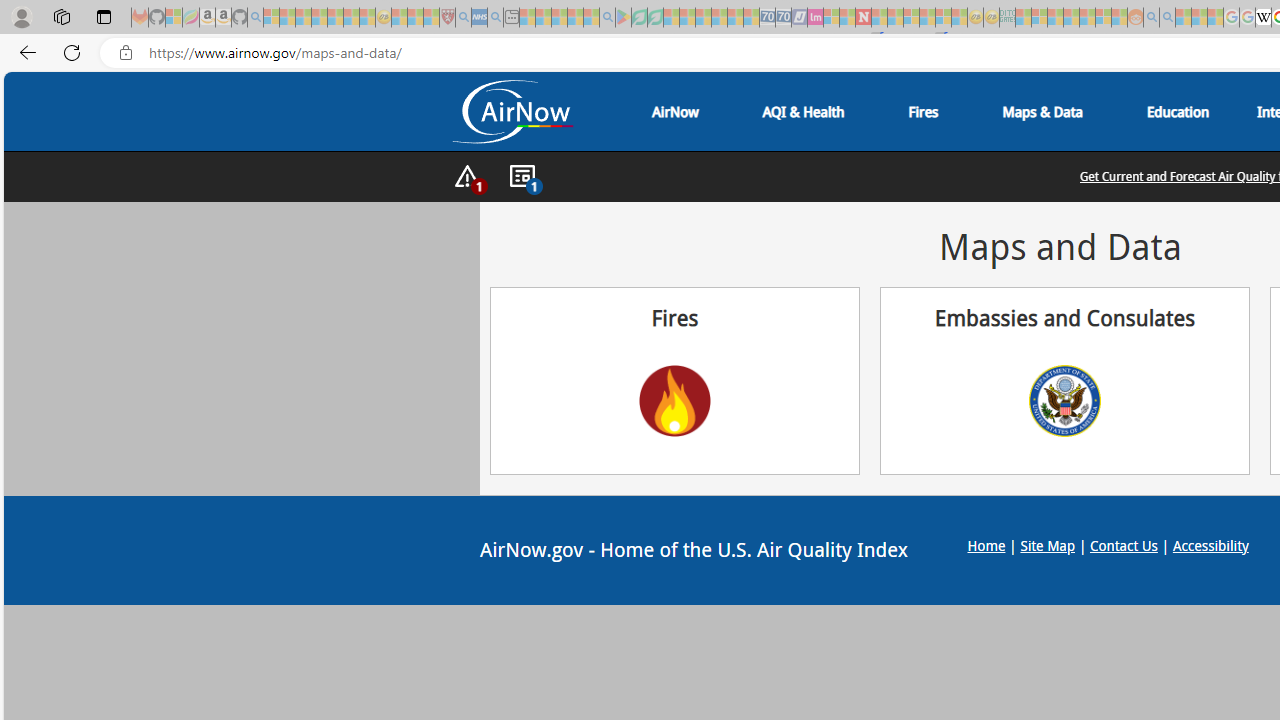  I want to click on 'Air Now Logo', so click(512, 111).